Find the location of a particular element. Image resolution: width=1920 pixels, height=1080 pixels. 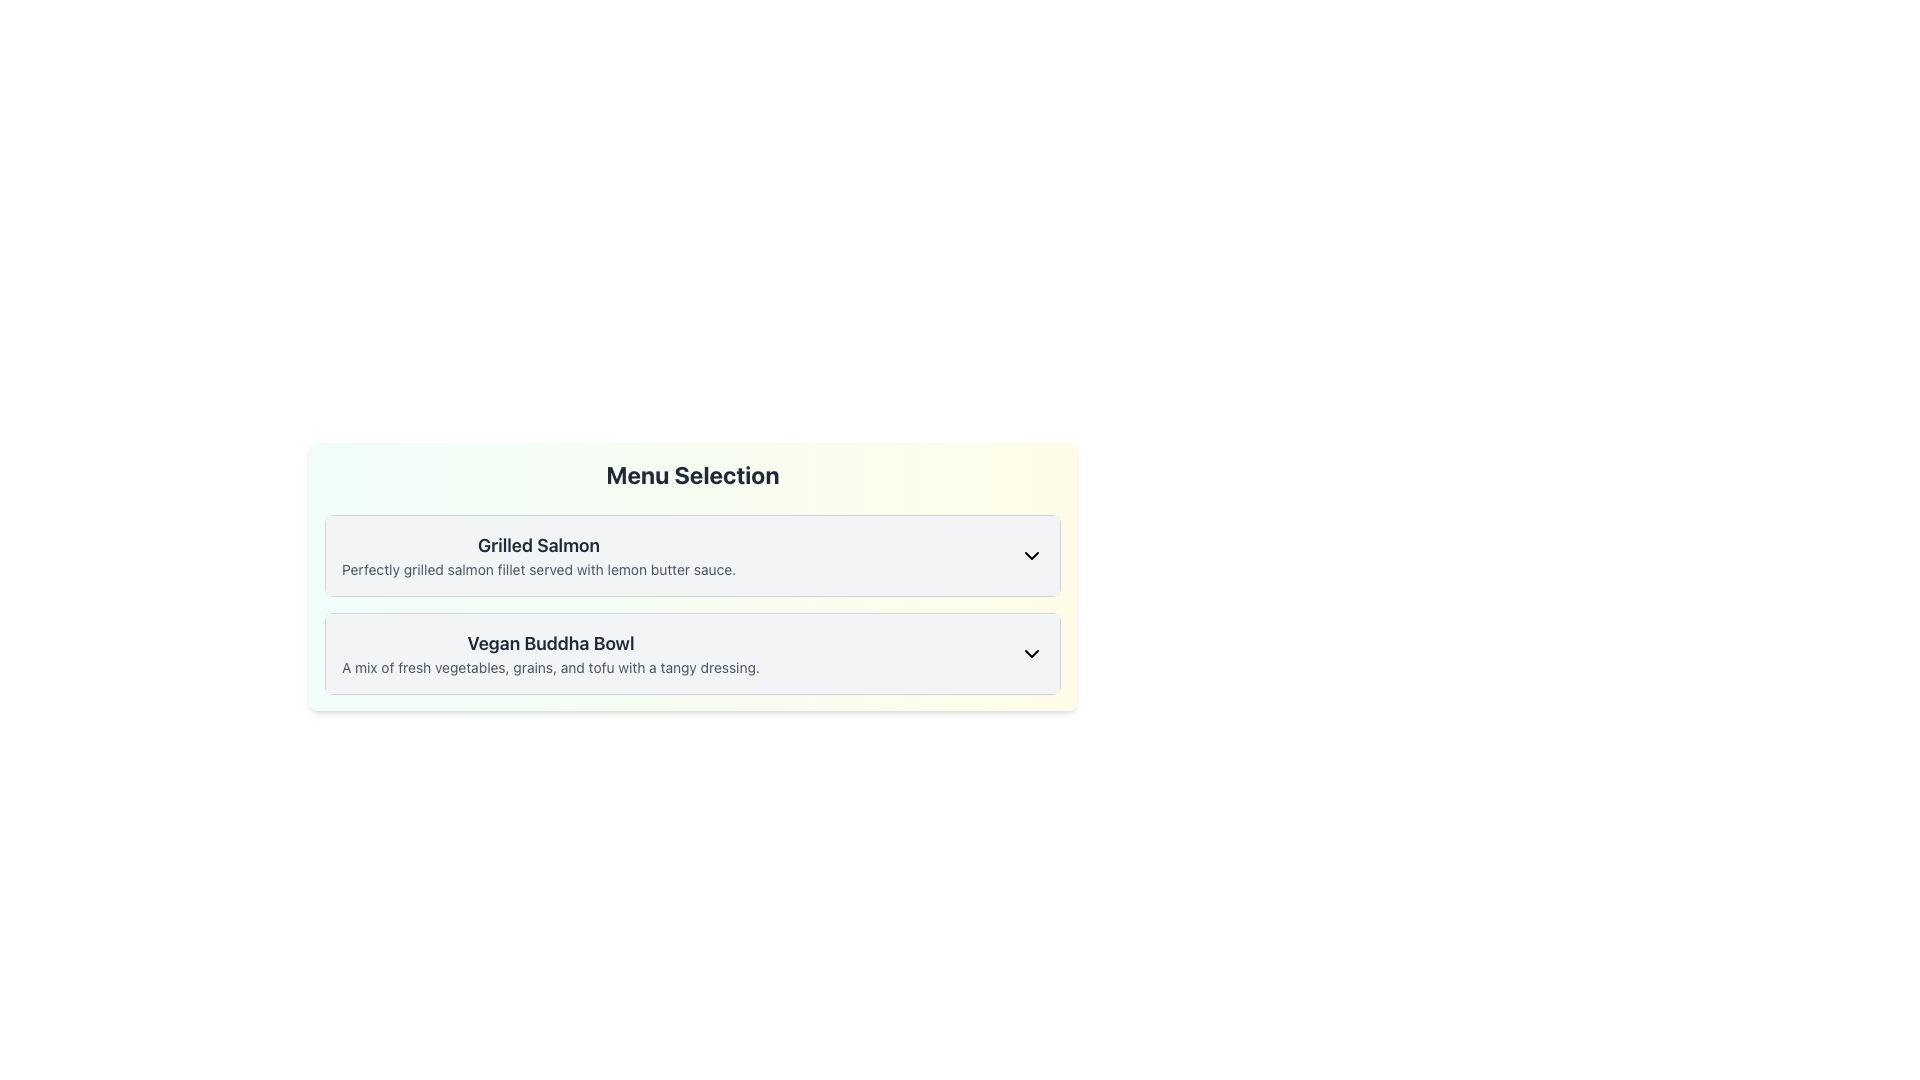

the 'Grilled Salmon' text block, which is the first entry under the 'Menu Selection' heading is located at coordinates (539, 555).